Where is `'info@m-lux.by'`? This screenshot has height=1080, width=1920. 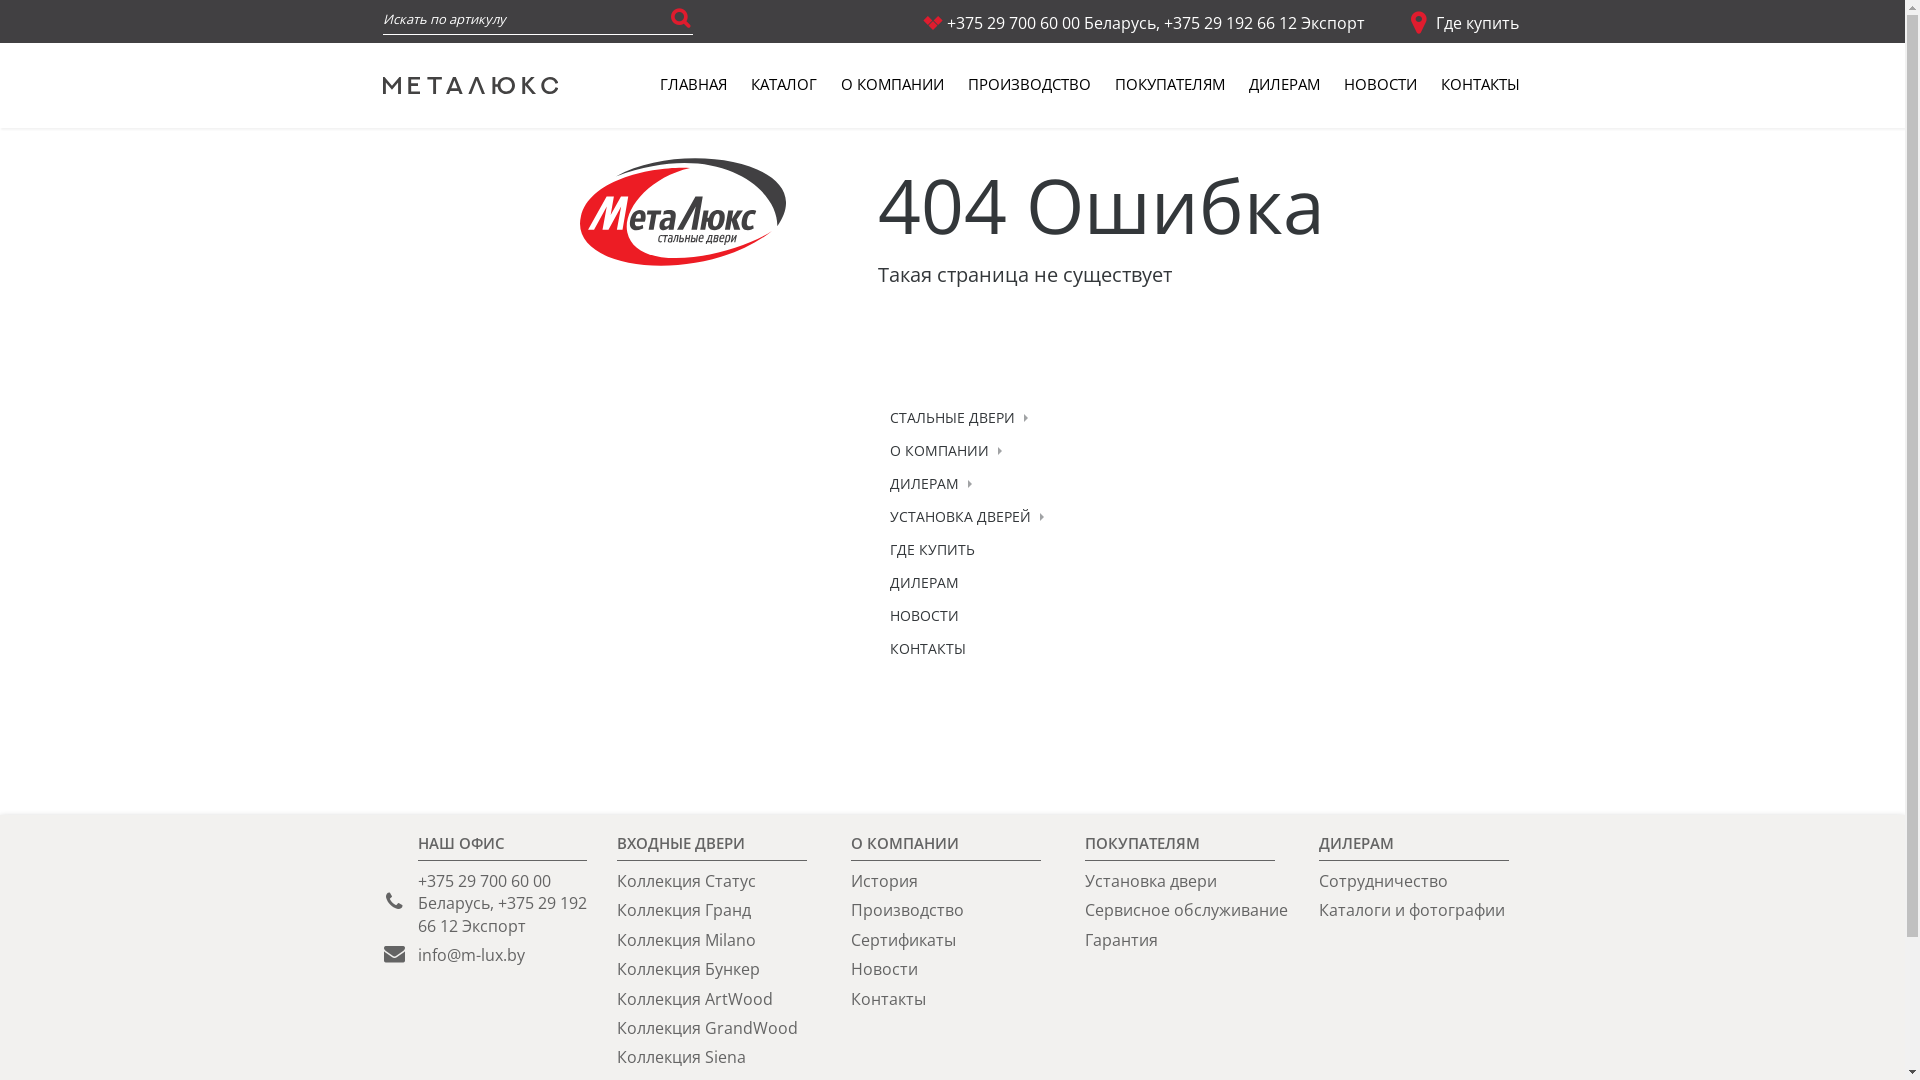 'info@m-lux.by' is located at coordinates (470, 954).